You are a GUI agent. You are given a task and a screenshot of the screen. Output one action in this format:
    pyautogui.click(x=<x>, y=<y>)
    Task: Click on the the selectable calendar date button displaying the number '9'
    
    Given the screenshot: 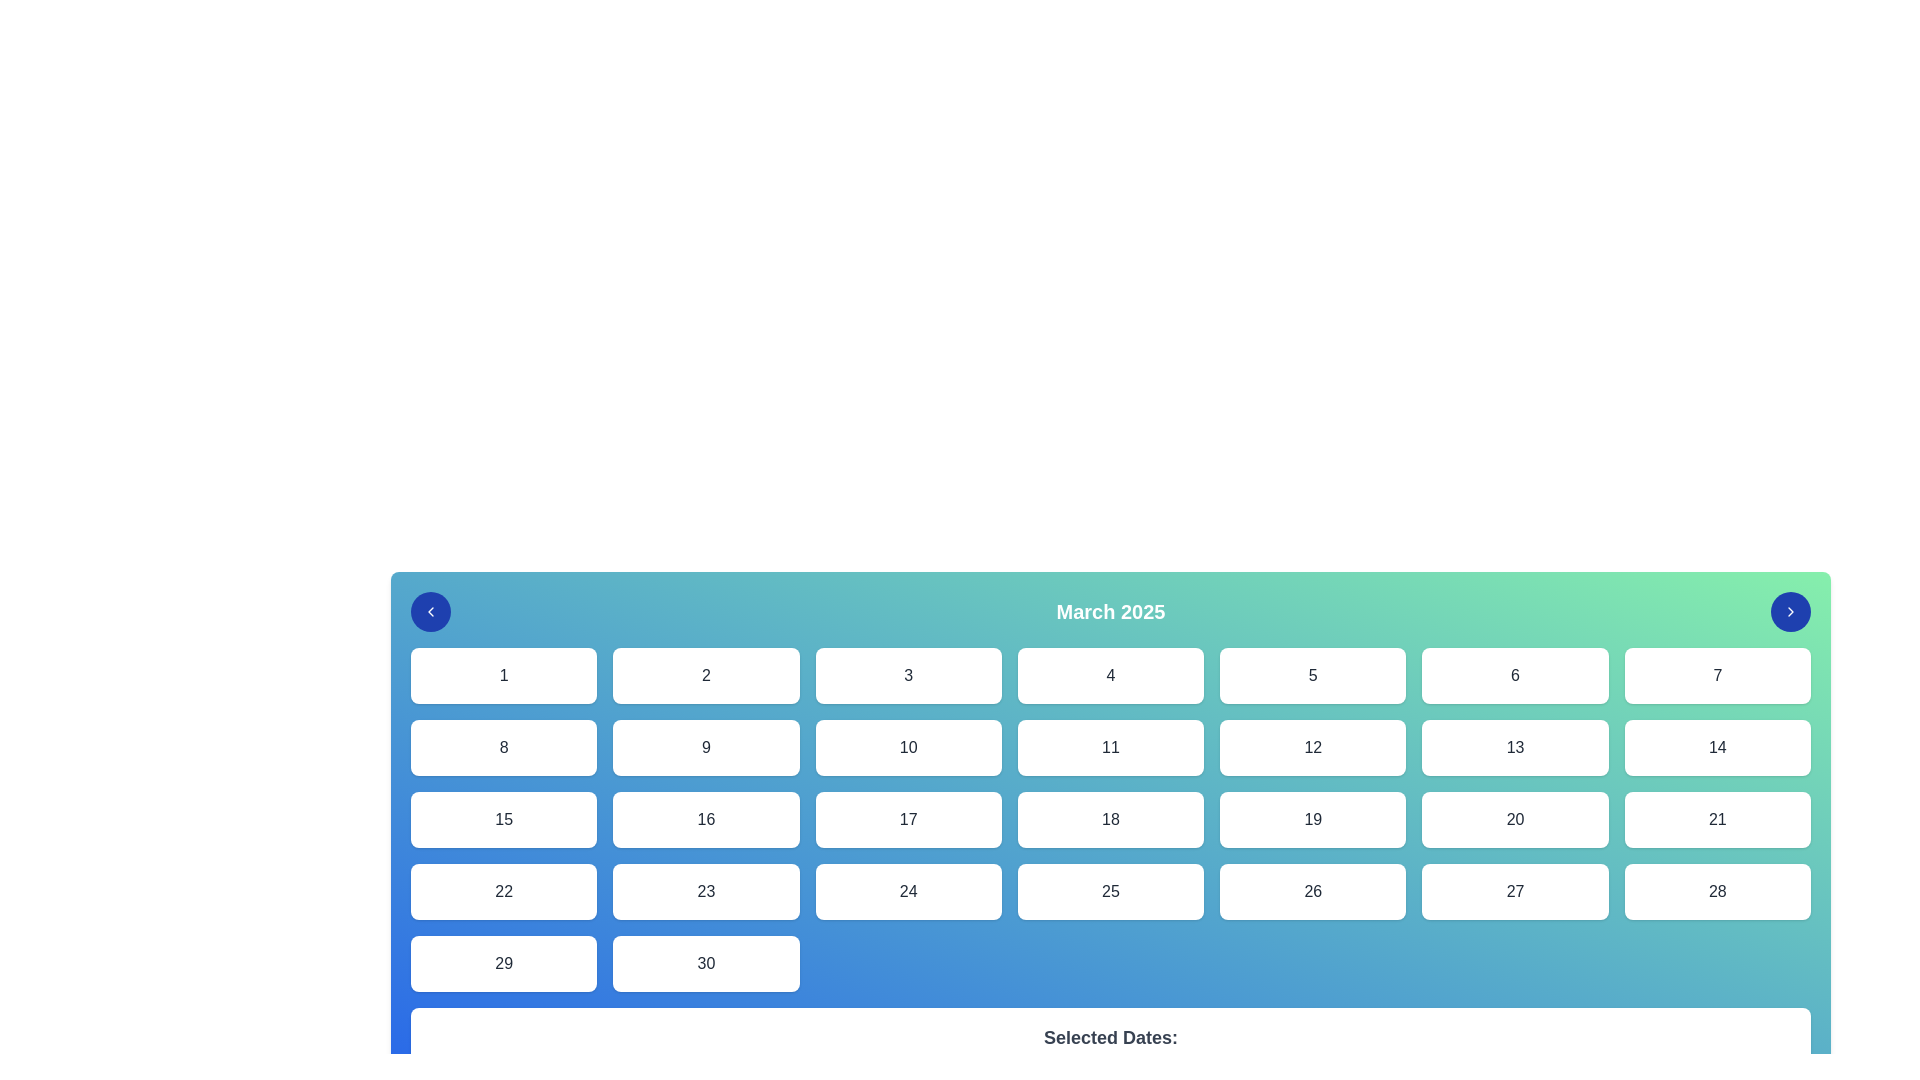 What is the action you would take?
    pyautogui.click(x=706, y=748)
    